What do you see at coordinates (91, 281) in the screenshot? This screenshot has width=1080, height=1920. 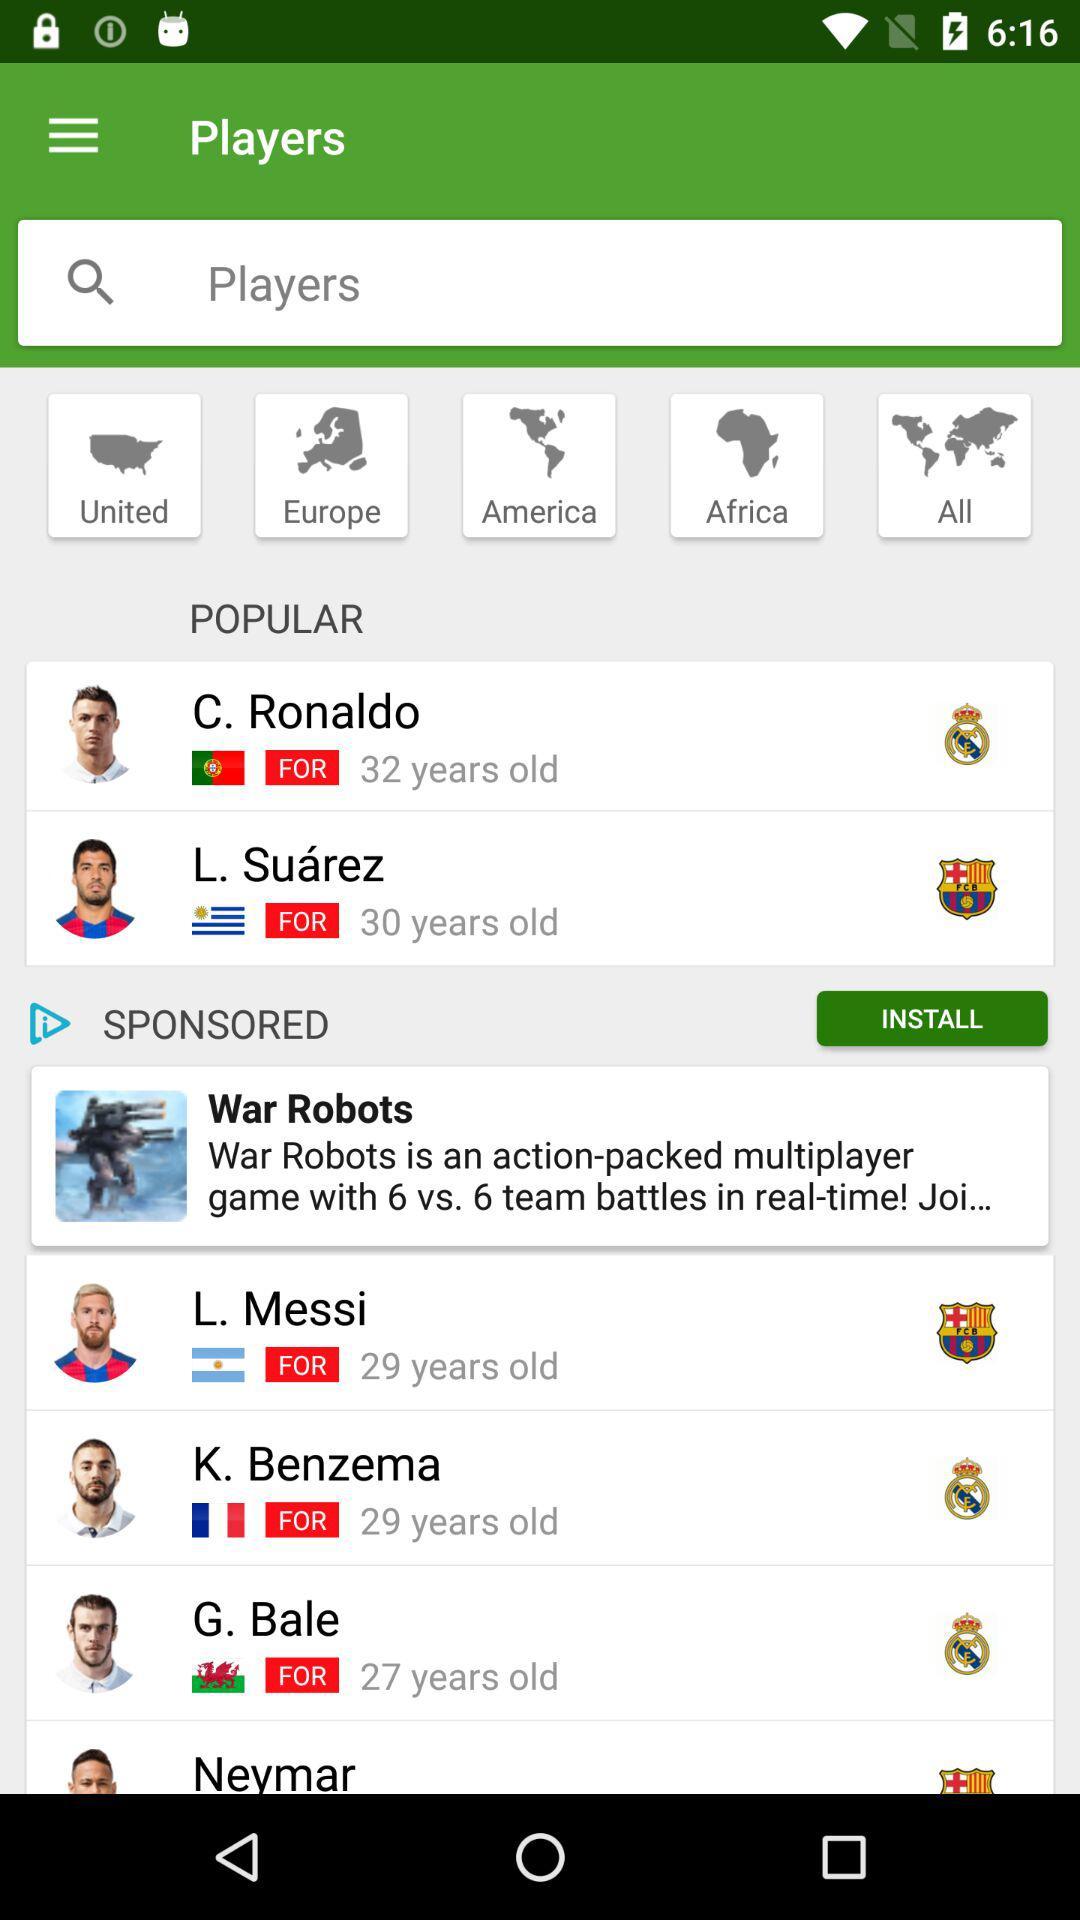 I see `search players` at bounding box center [91, 281].